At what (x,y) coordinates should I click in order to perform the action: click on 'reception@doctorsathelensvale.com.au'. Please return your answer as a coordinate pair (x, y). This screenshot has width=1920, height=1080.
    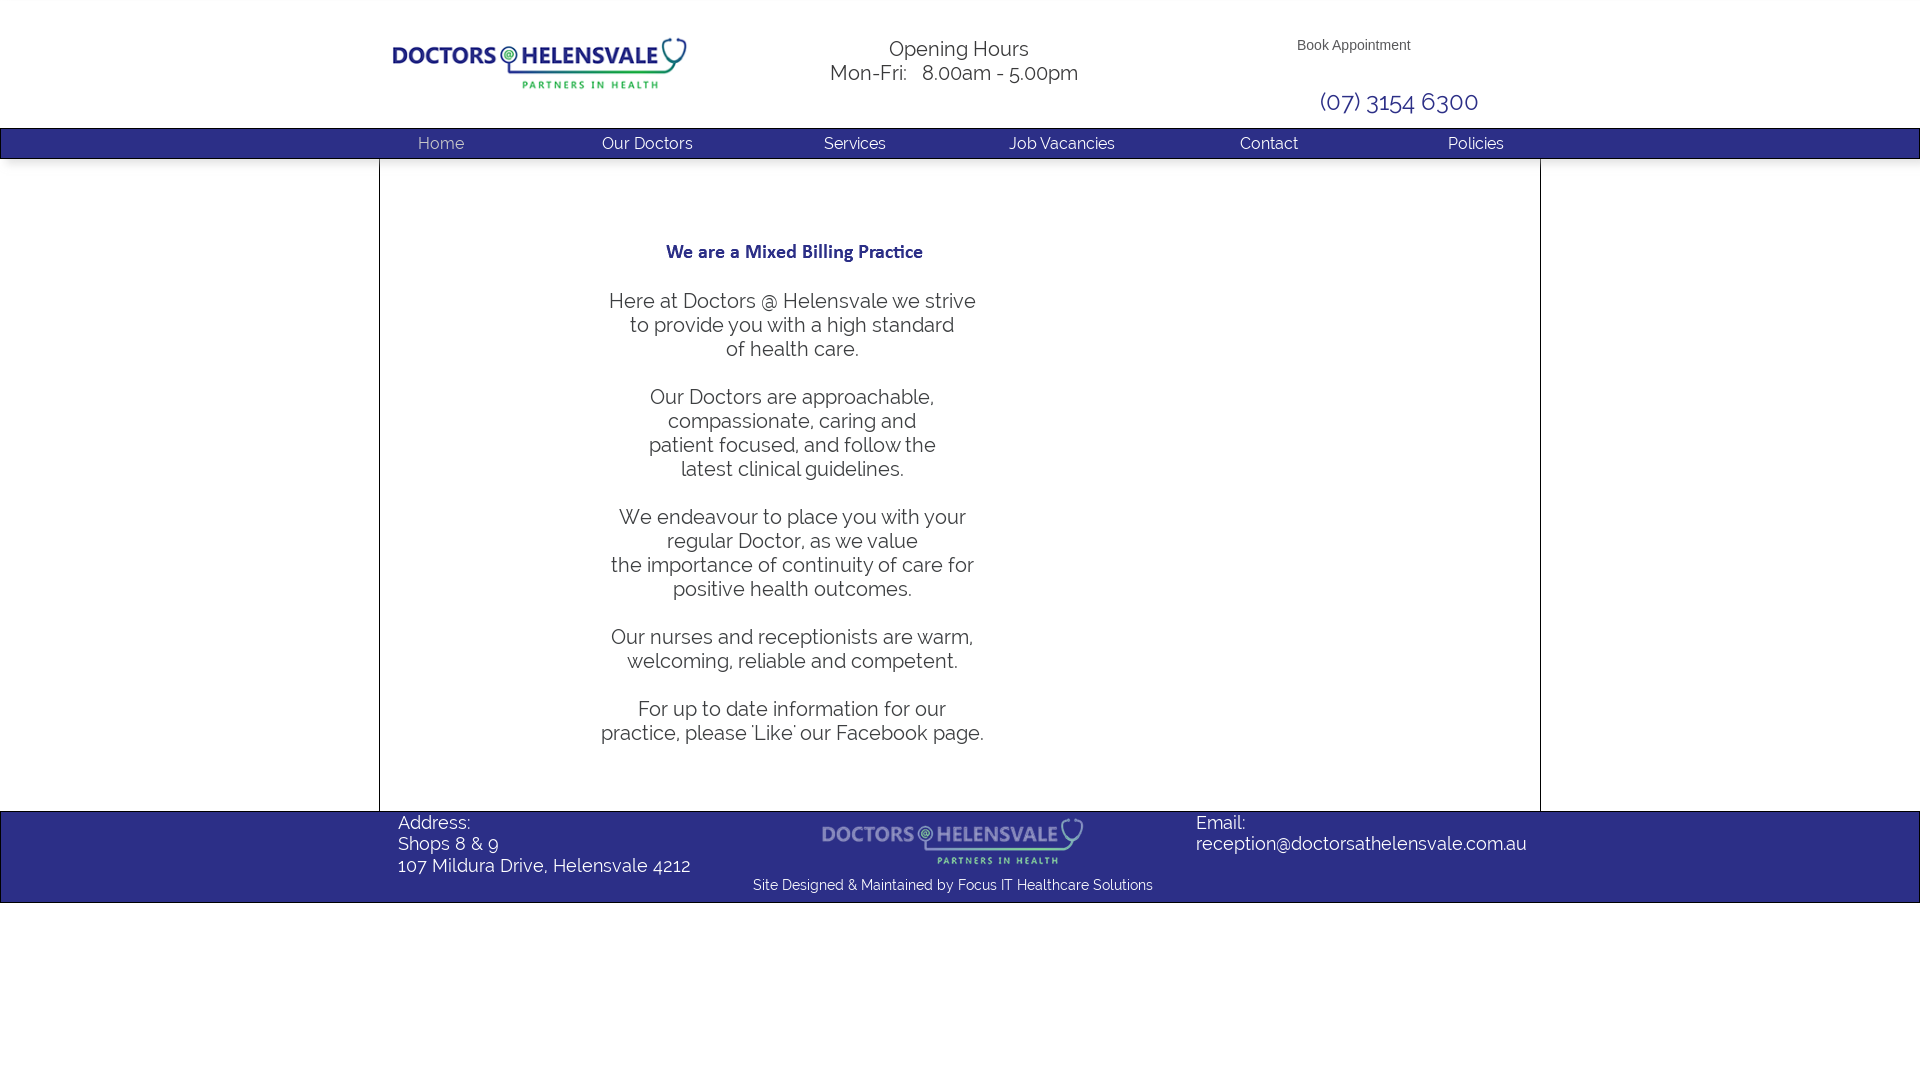
    Looking at the image, I should click on (1360, 844).